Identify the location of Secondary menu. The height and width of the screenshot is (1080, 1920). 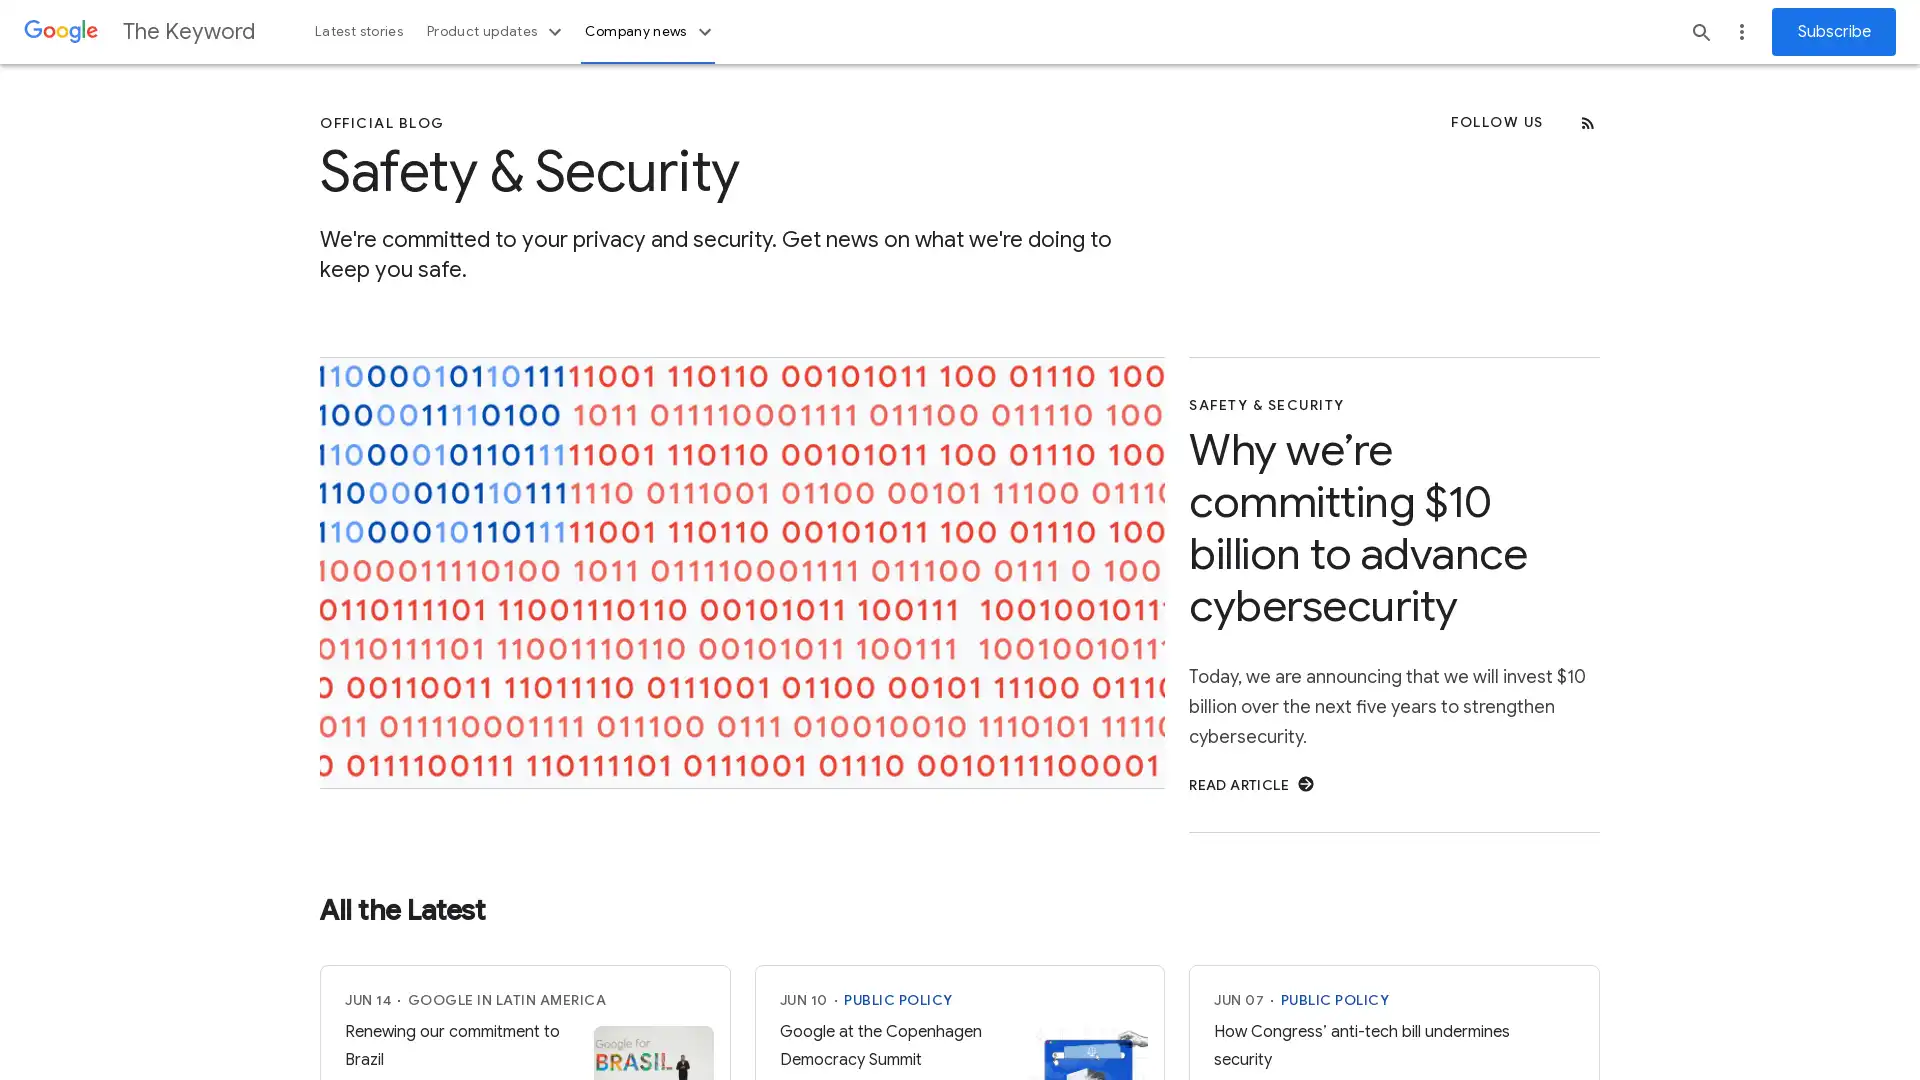
(1741, 31).